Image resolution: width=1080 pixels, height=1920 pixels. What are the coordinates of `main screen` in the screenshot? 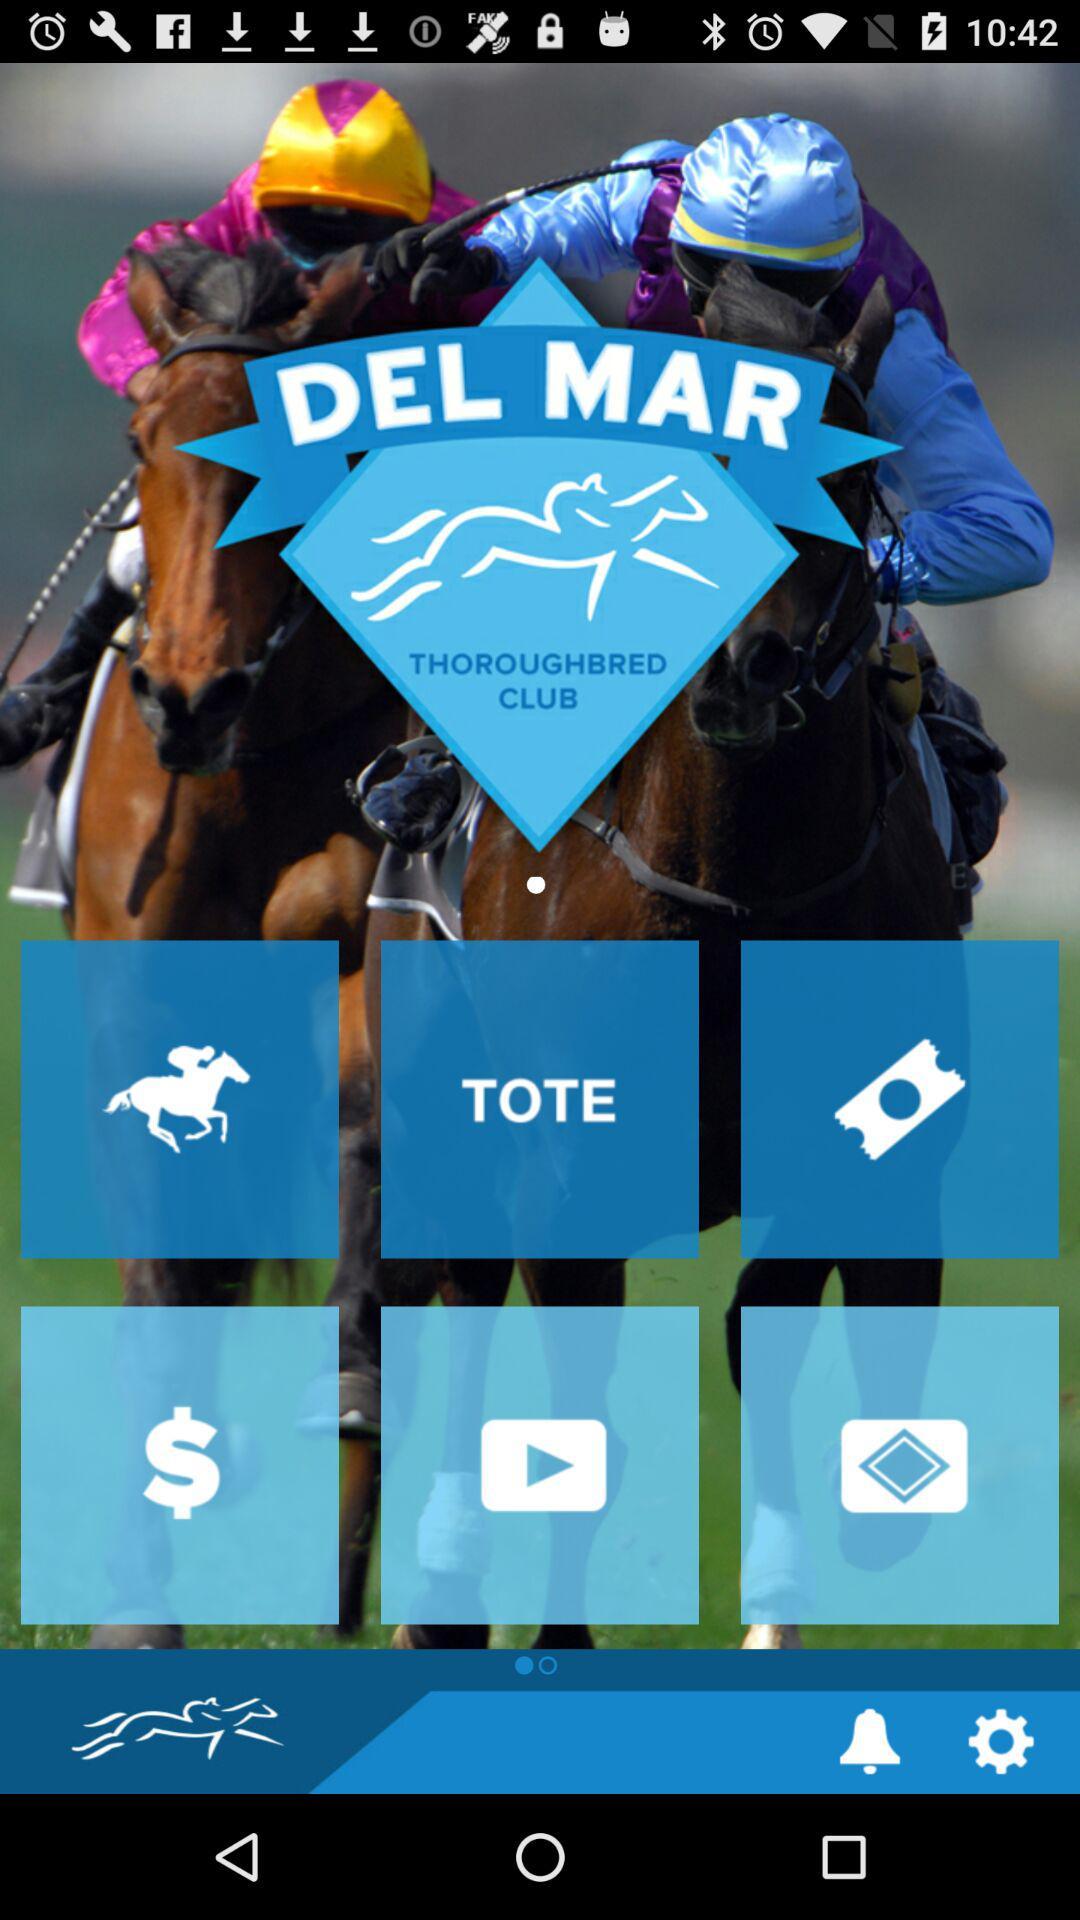 It's located at (540, 856).